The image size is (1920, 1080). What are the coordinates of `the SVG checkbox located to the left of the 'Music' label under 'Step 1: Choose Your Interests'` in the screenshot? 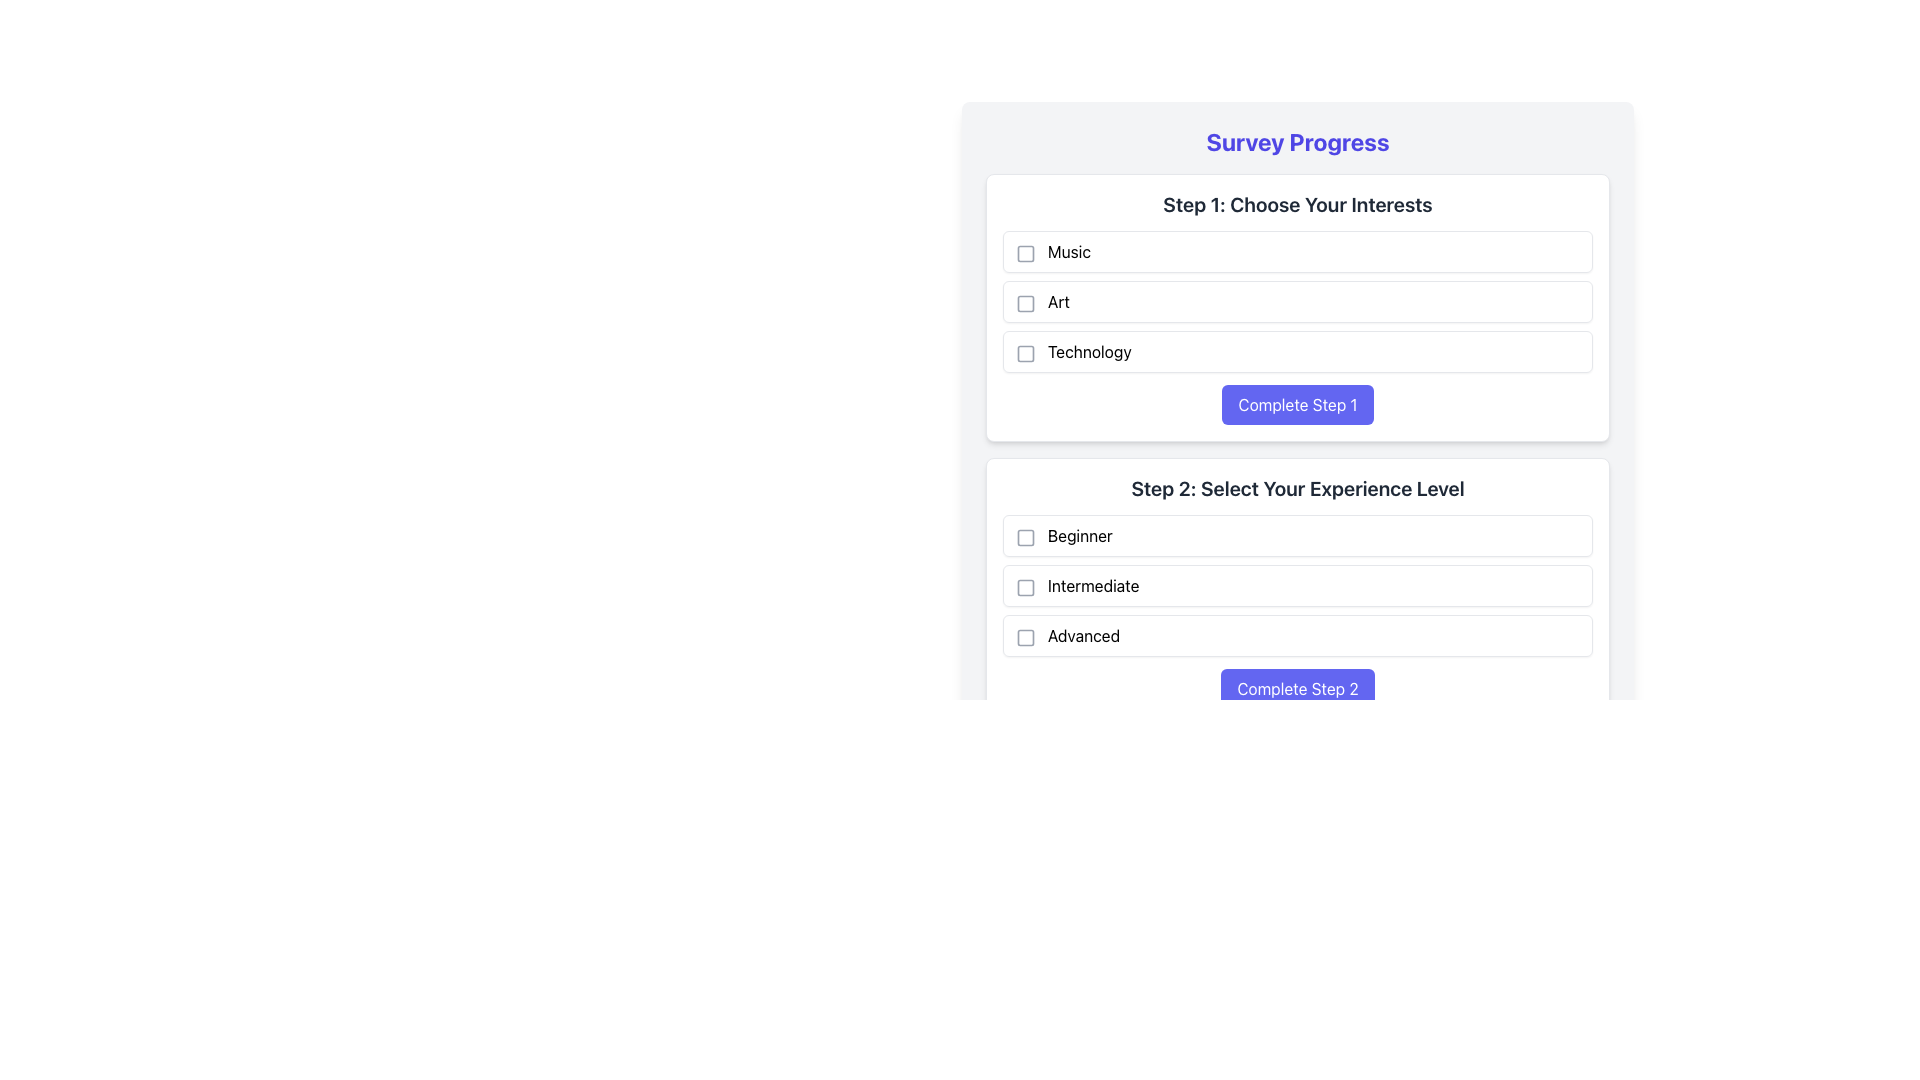 It's located at (1026, 252).